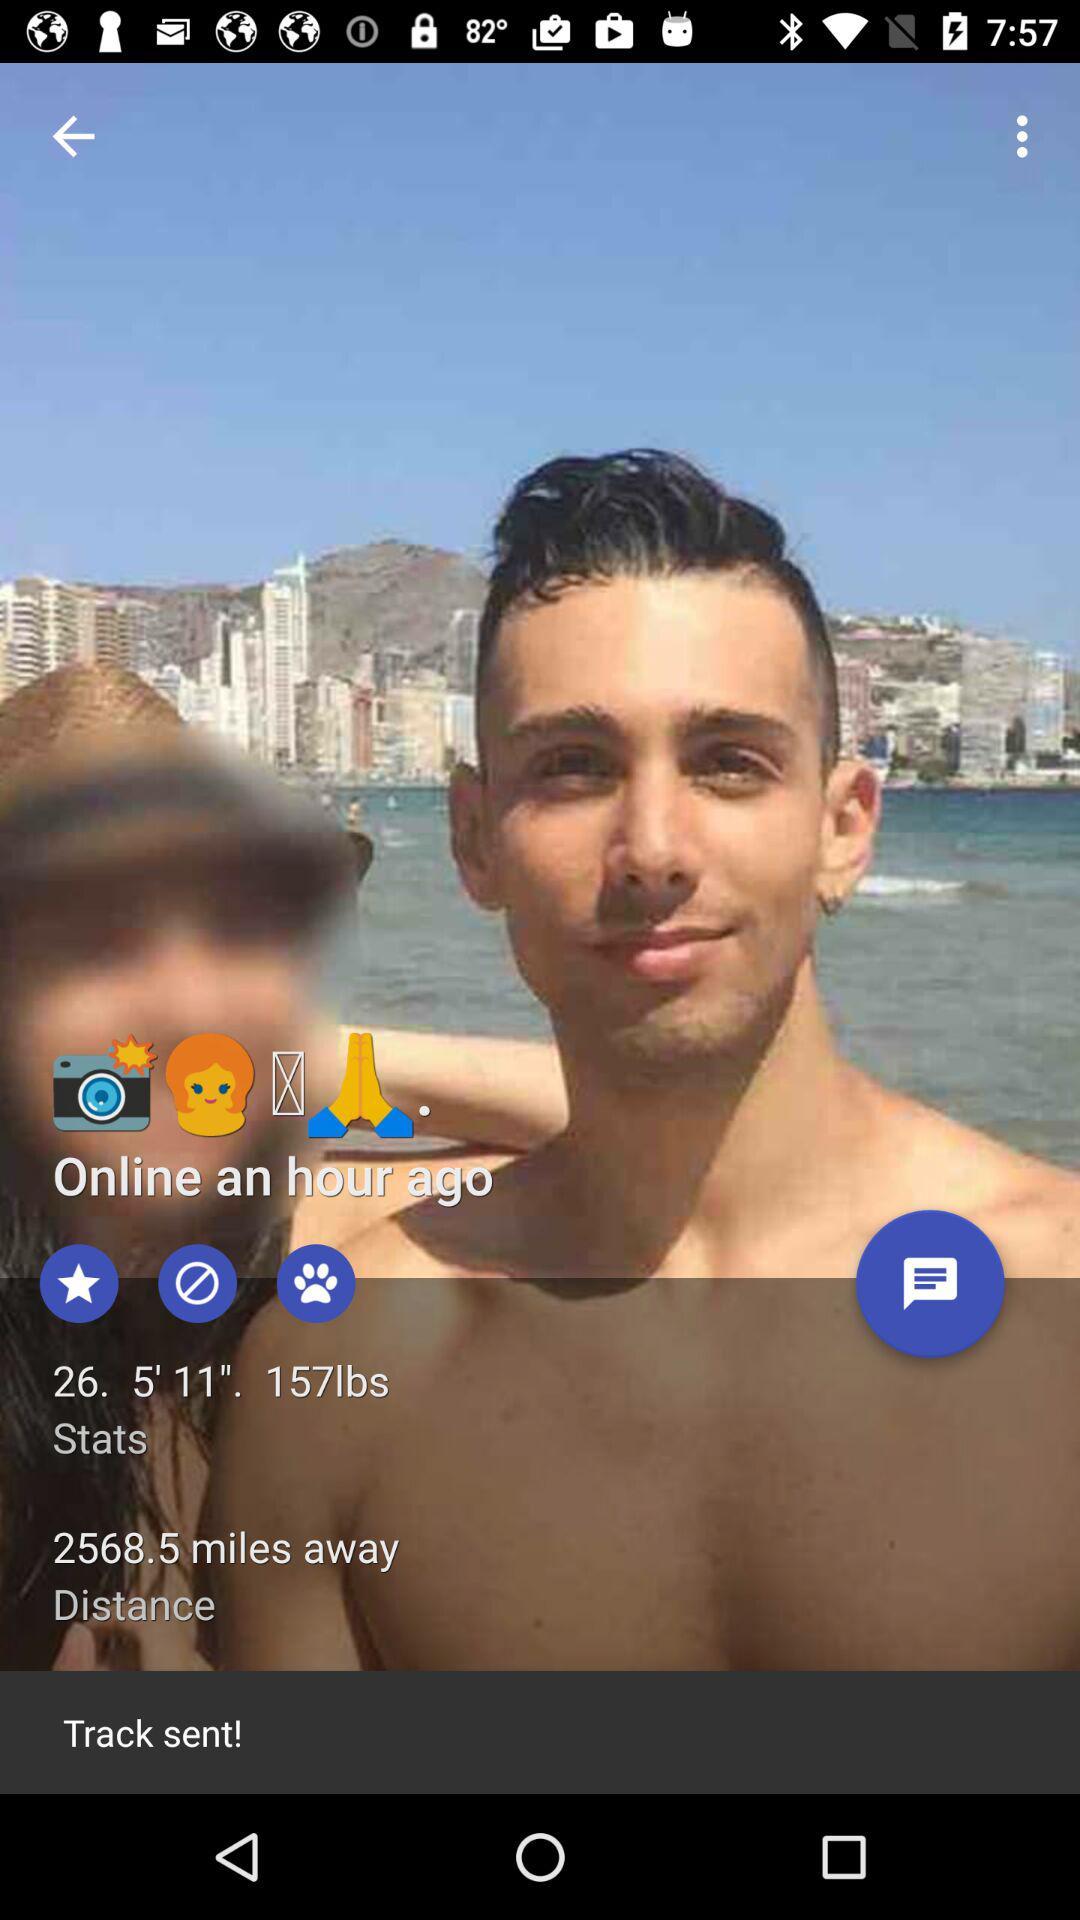 This screenshot has height=1920, width=1080. I want to click on the icon at the bottom right corner, so click(930, 1291).